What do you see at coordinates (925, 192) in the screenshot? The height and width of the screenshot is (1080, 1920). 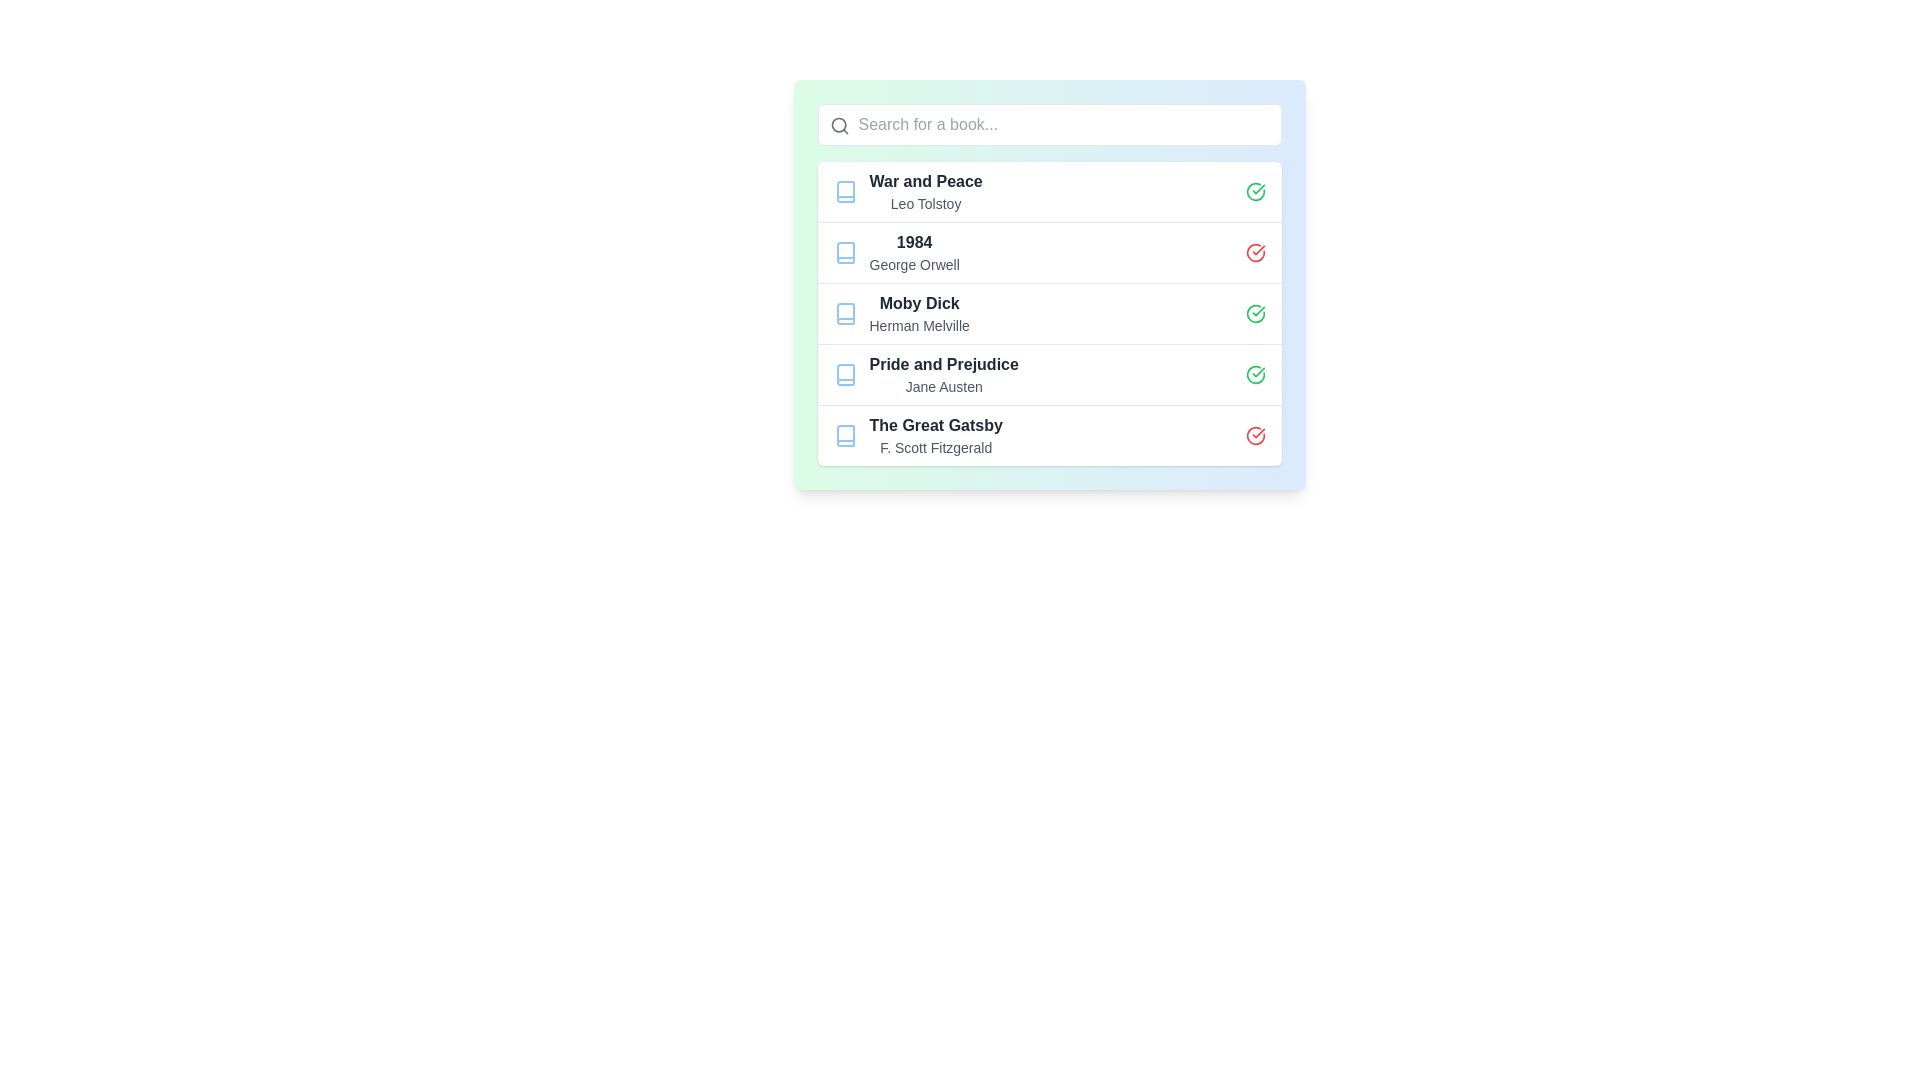 I see `the first list item that contains information about a specific book, including its title and author` at bounding box center [925, 192].